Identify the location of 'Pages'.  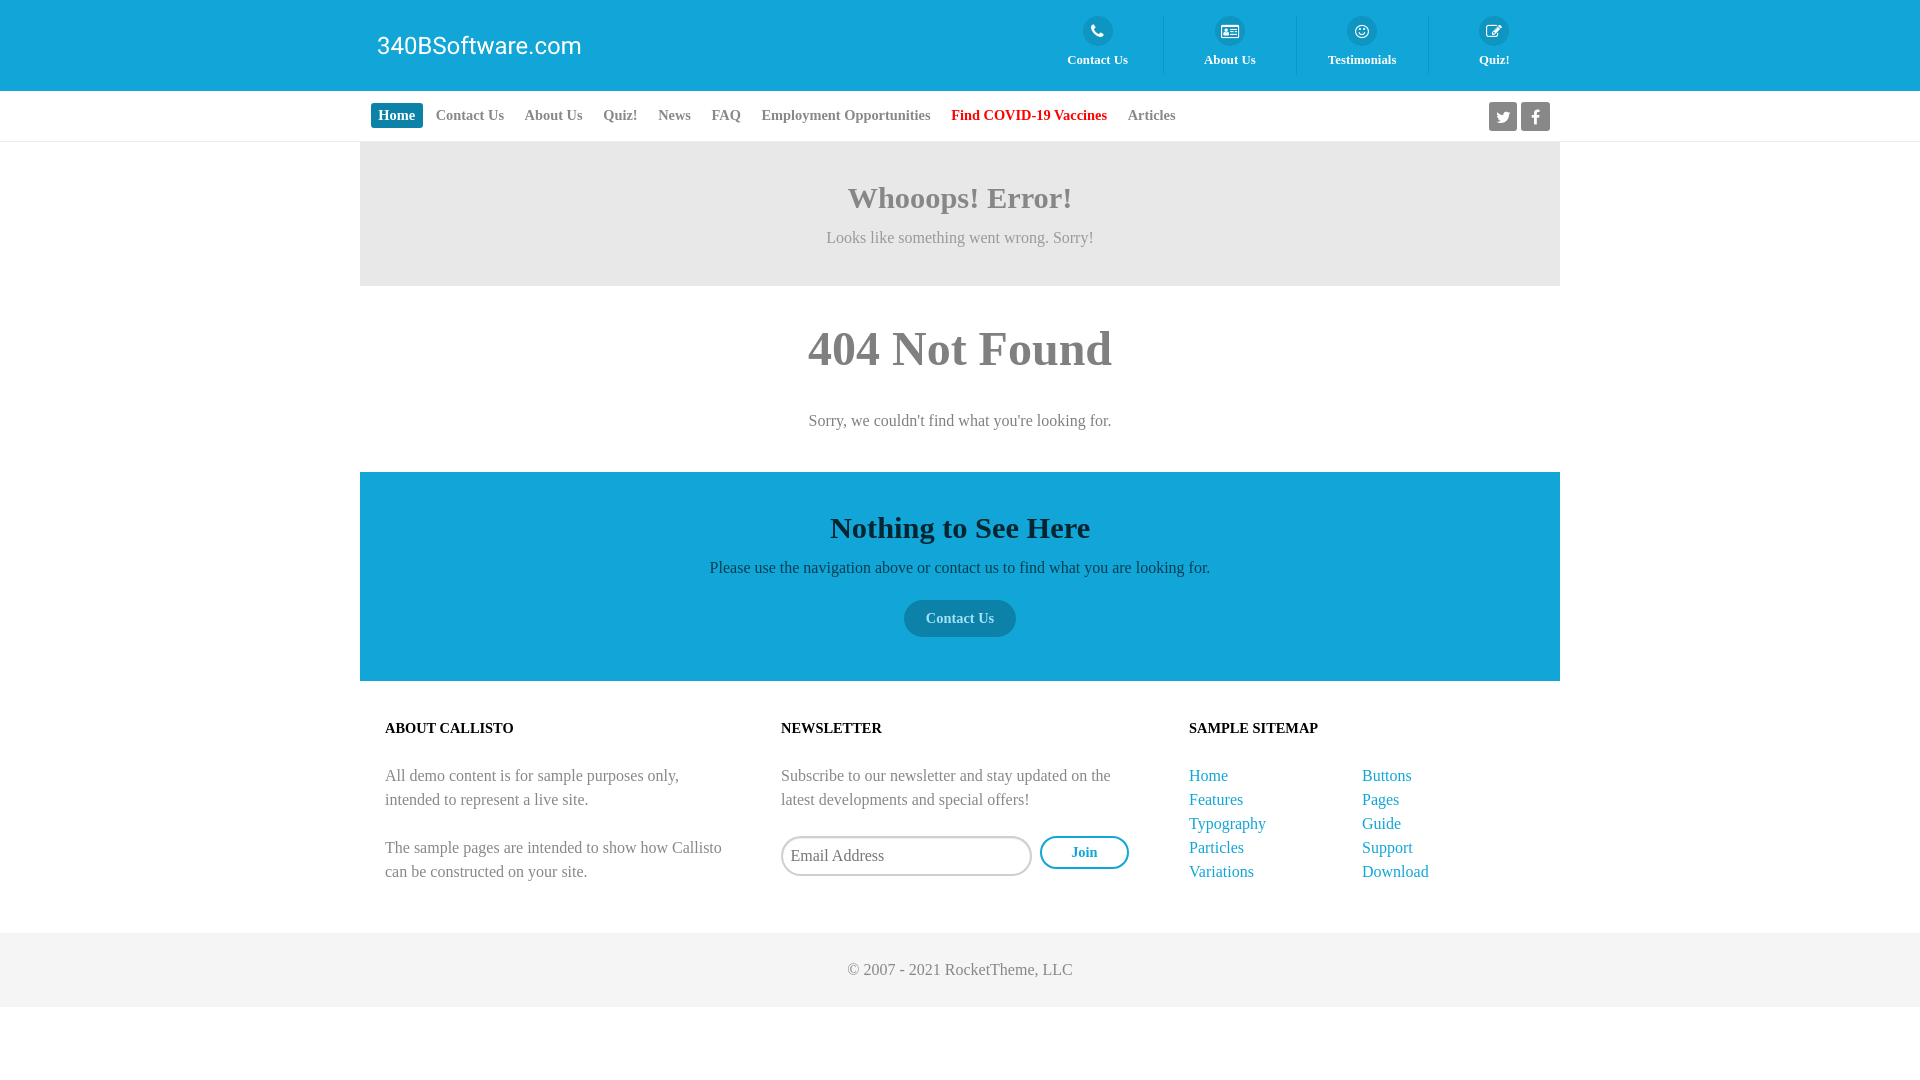
(1379, 798).